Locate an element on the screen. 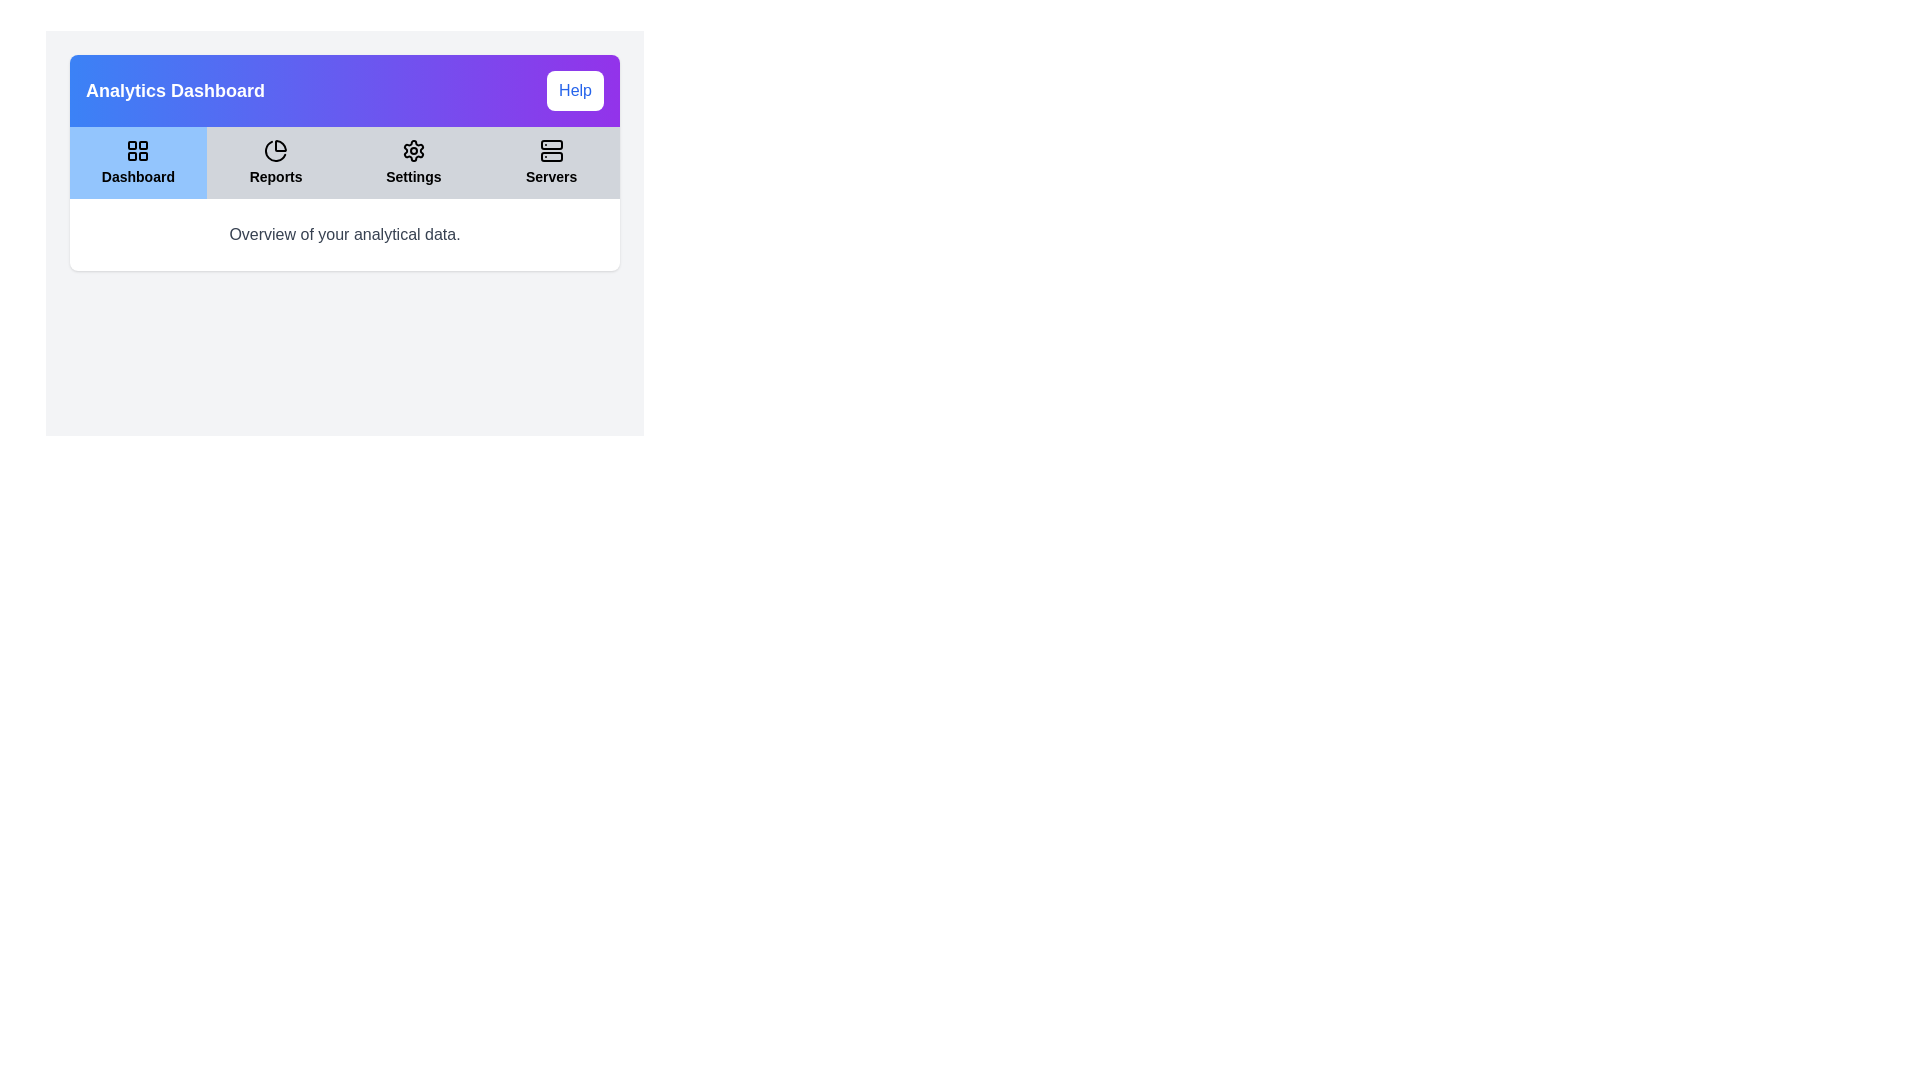 The width and height of the screenshot is (1920, 1080). the third navigation item in the horizontal segmented control that accesses the settings section of the application is located at coordinates (412, 161).